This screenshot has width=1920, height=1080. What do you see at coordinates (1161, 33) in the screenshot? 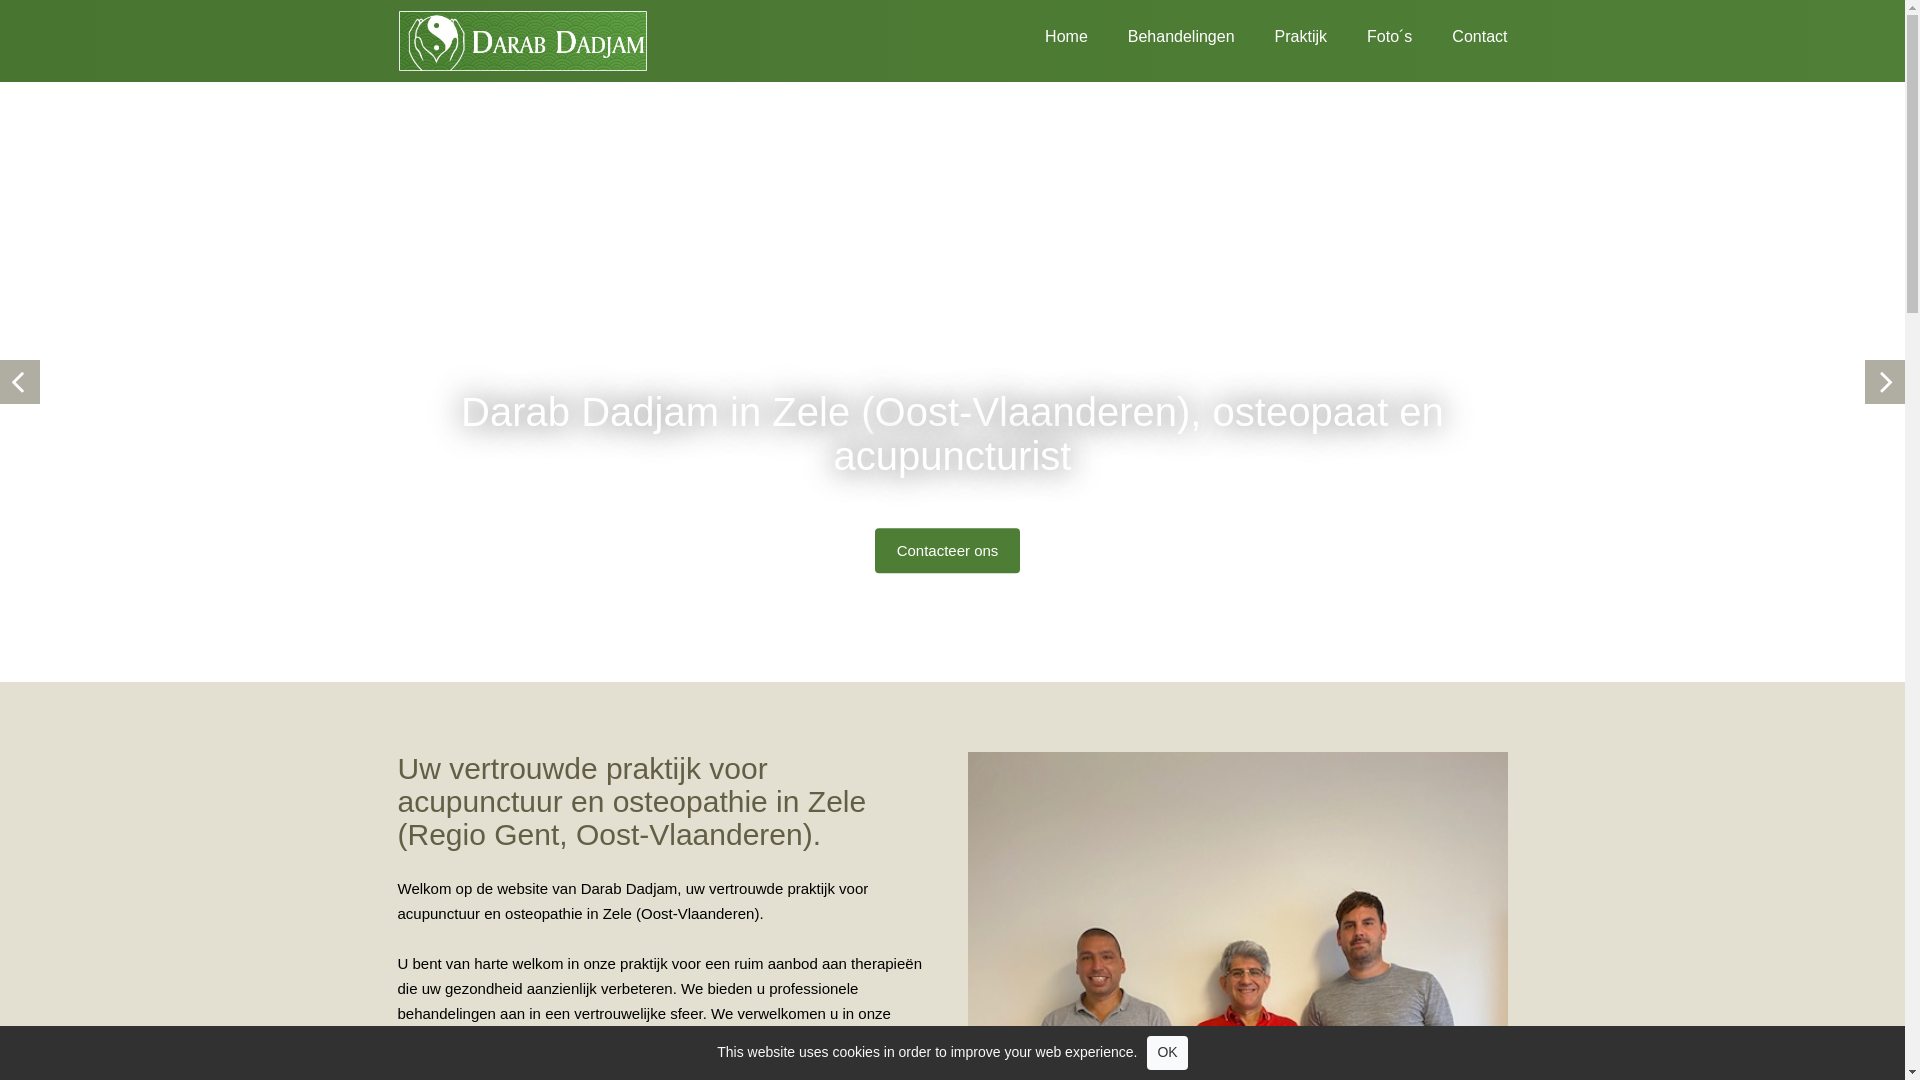
I see `'Behandelingen'` at bounding box center [1161, 33].